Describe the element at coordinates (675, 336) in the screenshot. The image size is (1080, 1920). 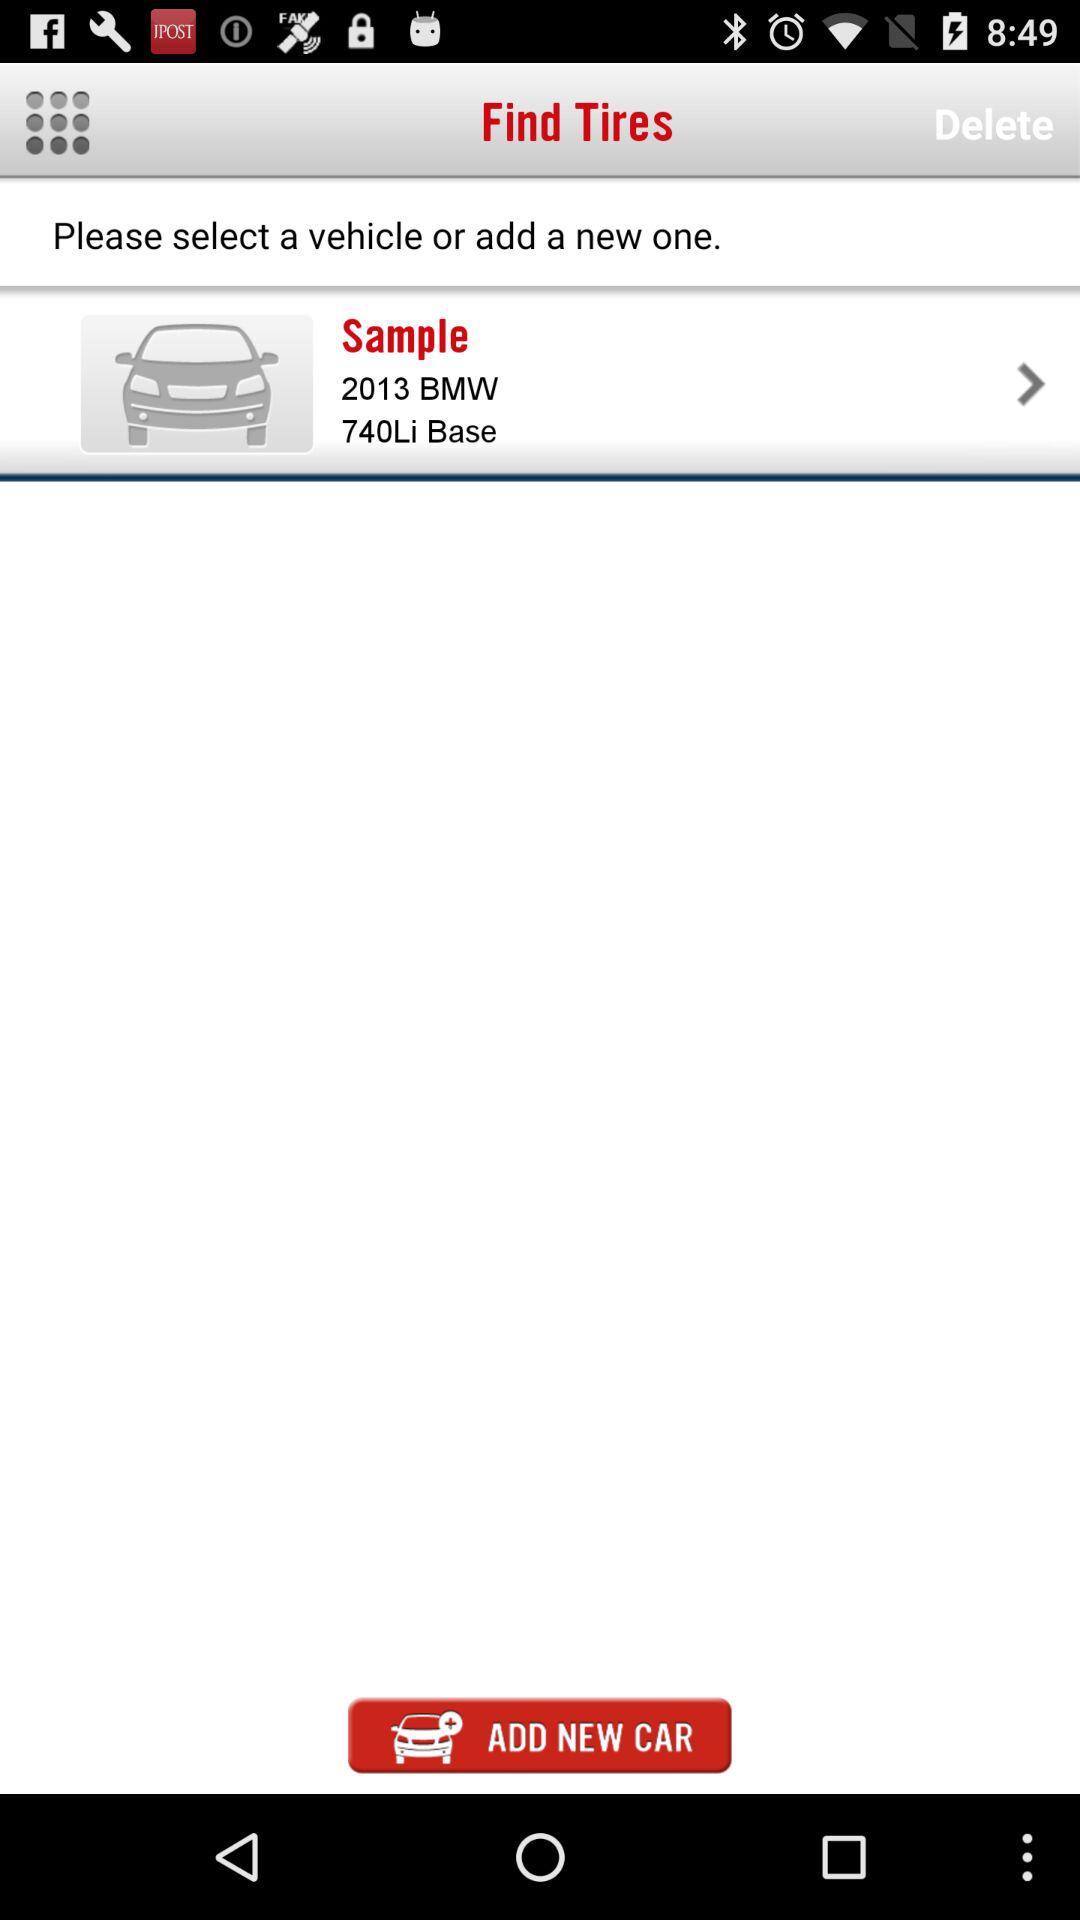
I see `the sample app` at that location.